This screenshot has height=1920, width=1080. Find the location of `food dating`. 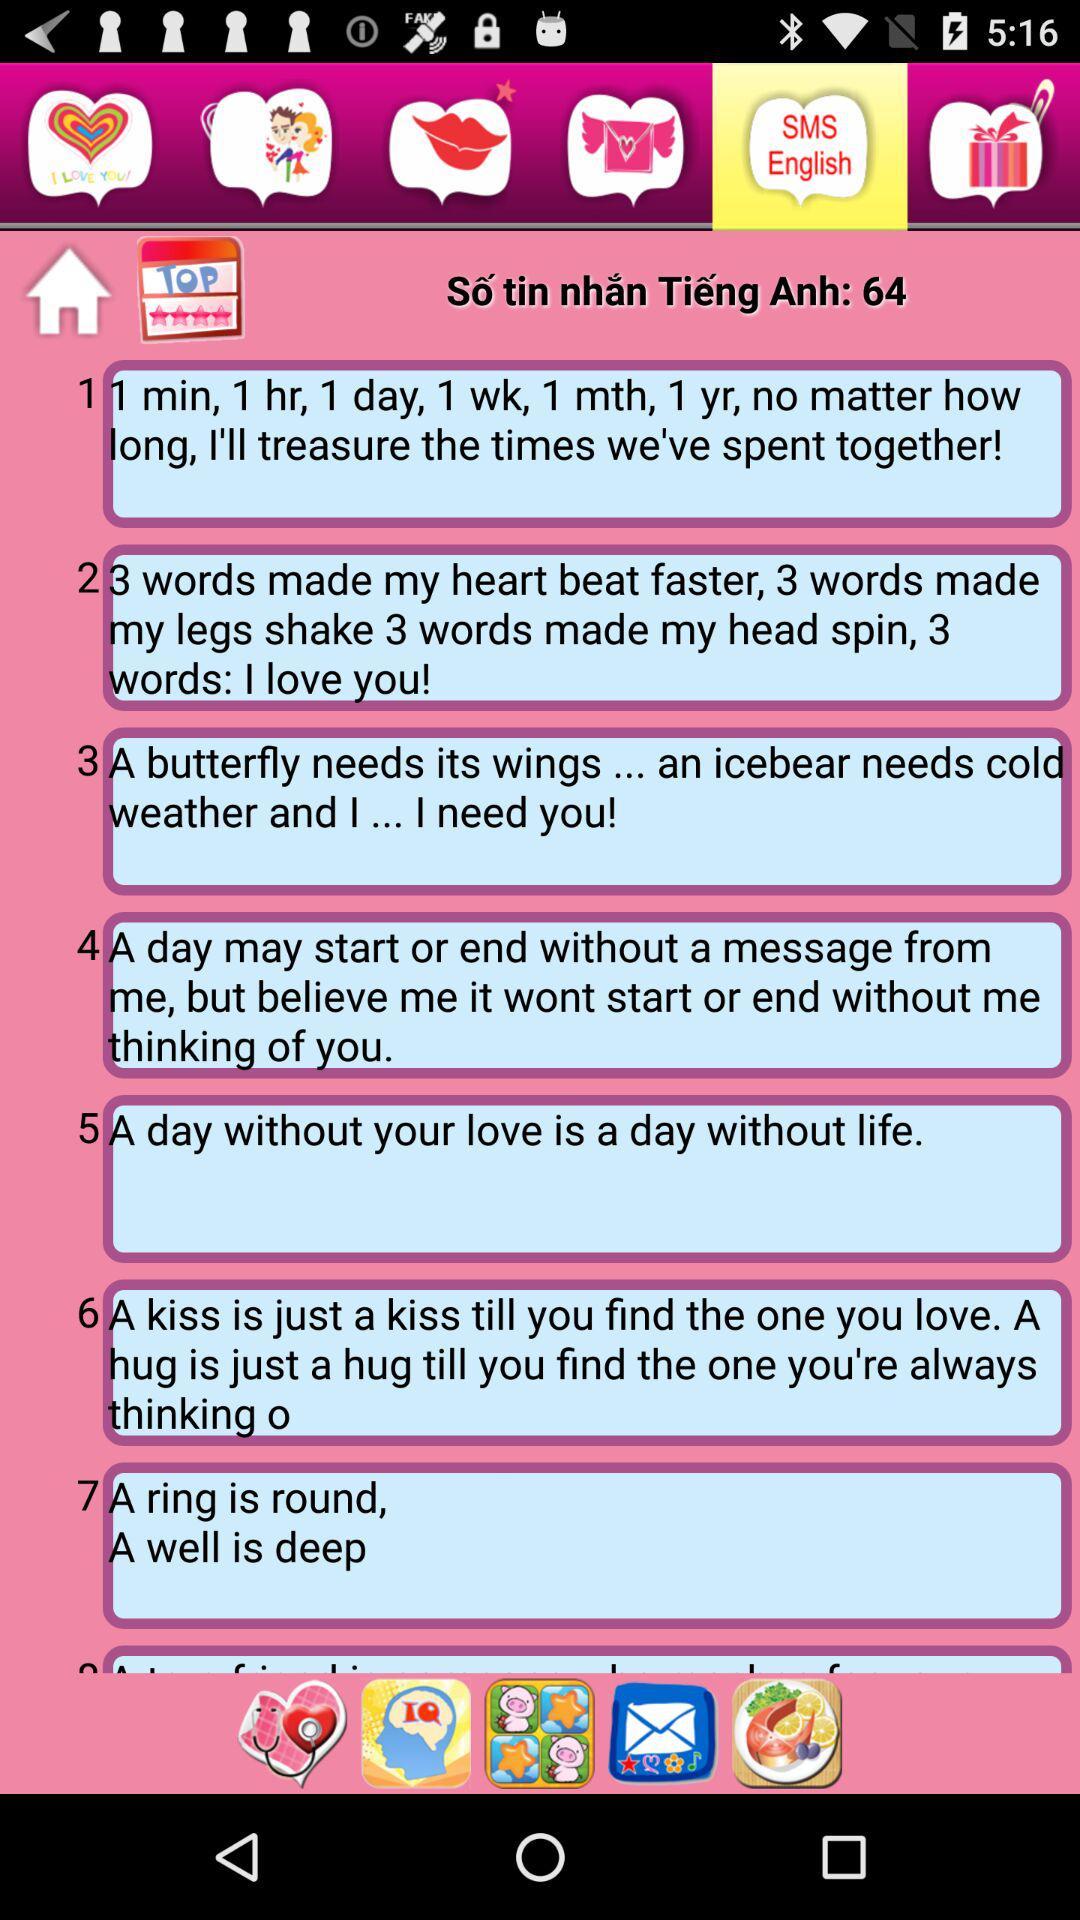

food dating is located at coordinates (786, 1732).